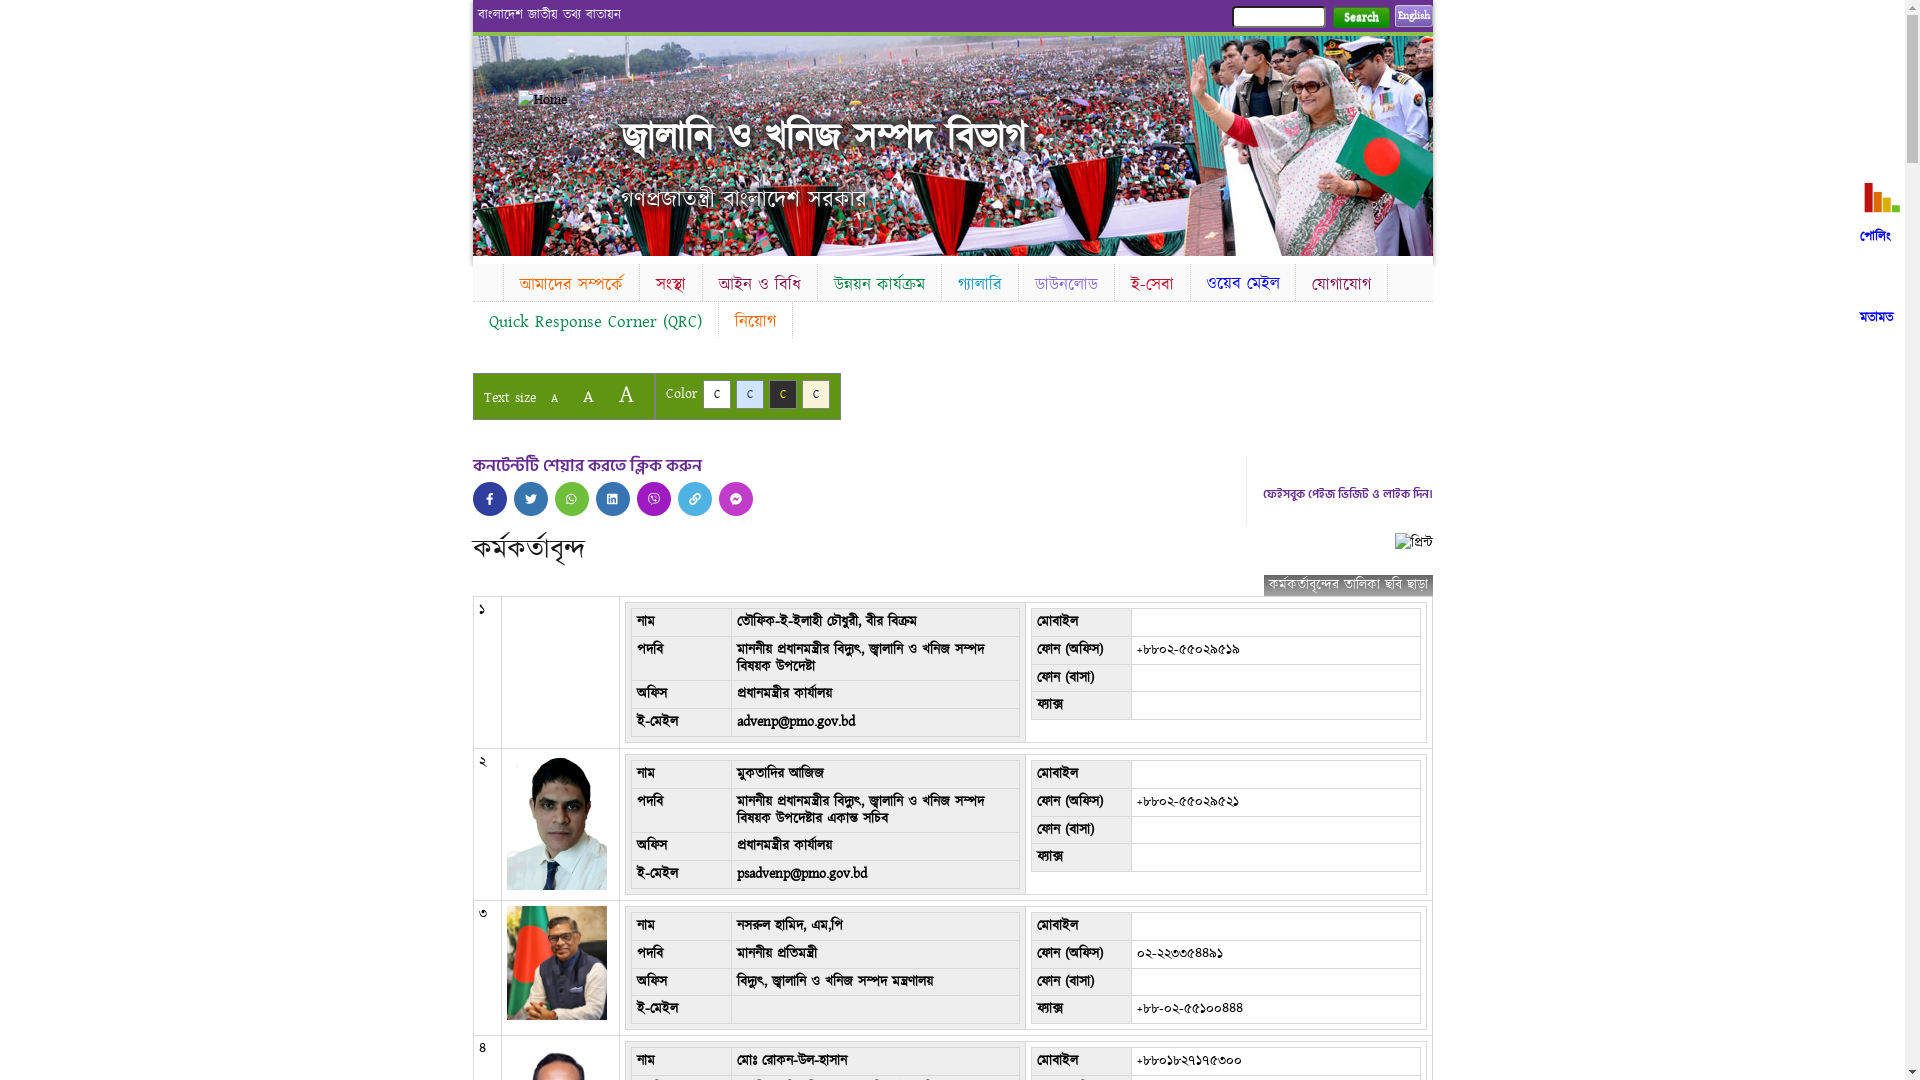  I want to click on 'Home', so click(569, 100).